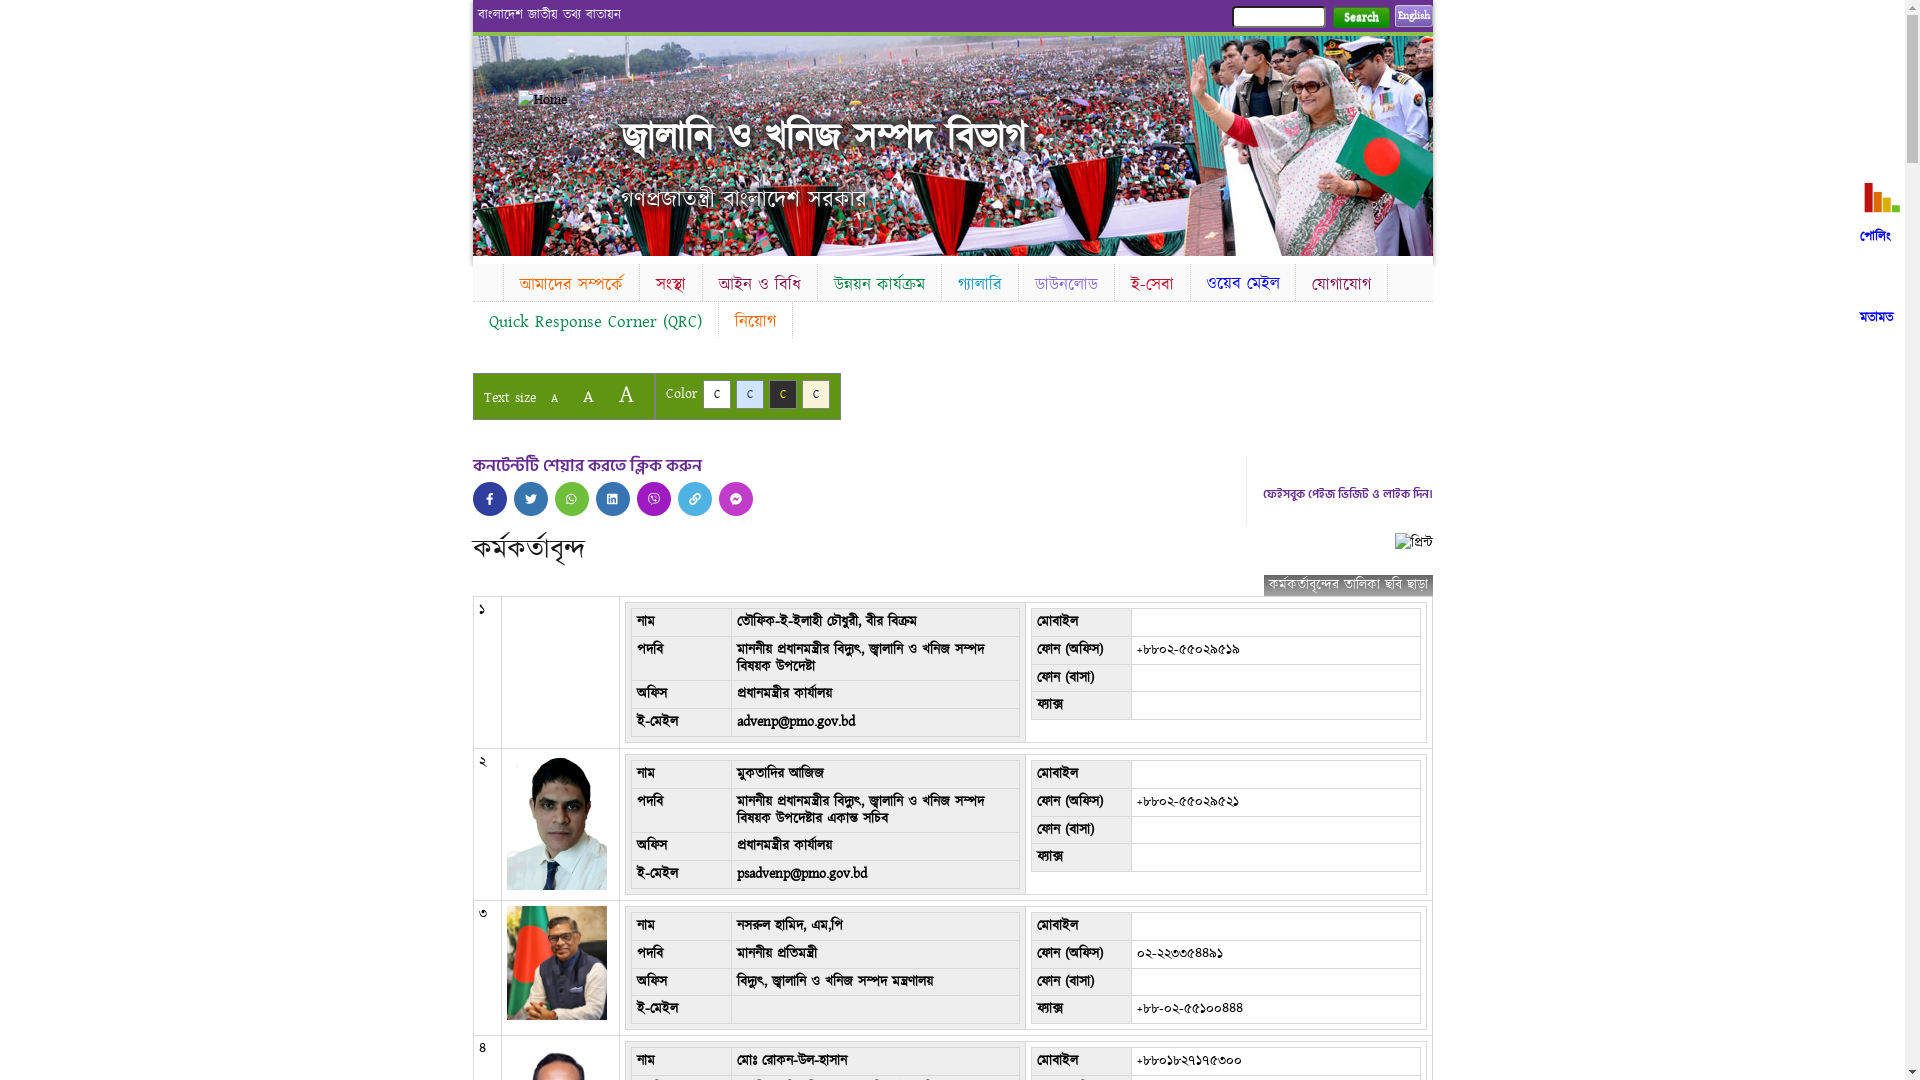  I want to click on 'Home', so click(569, 100).